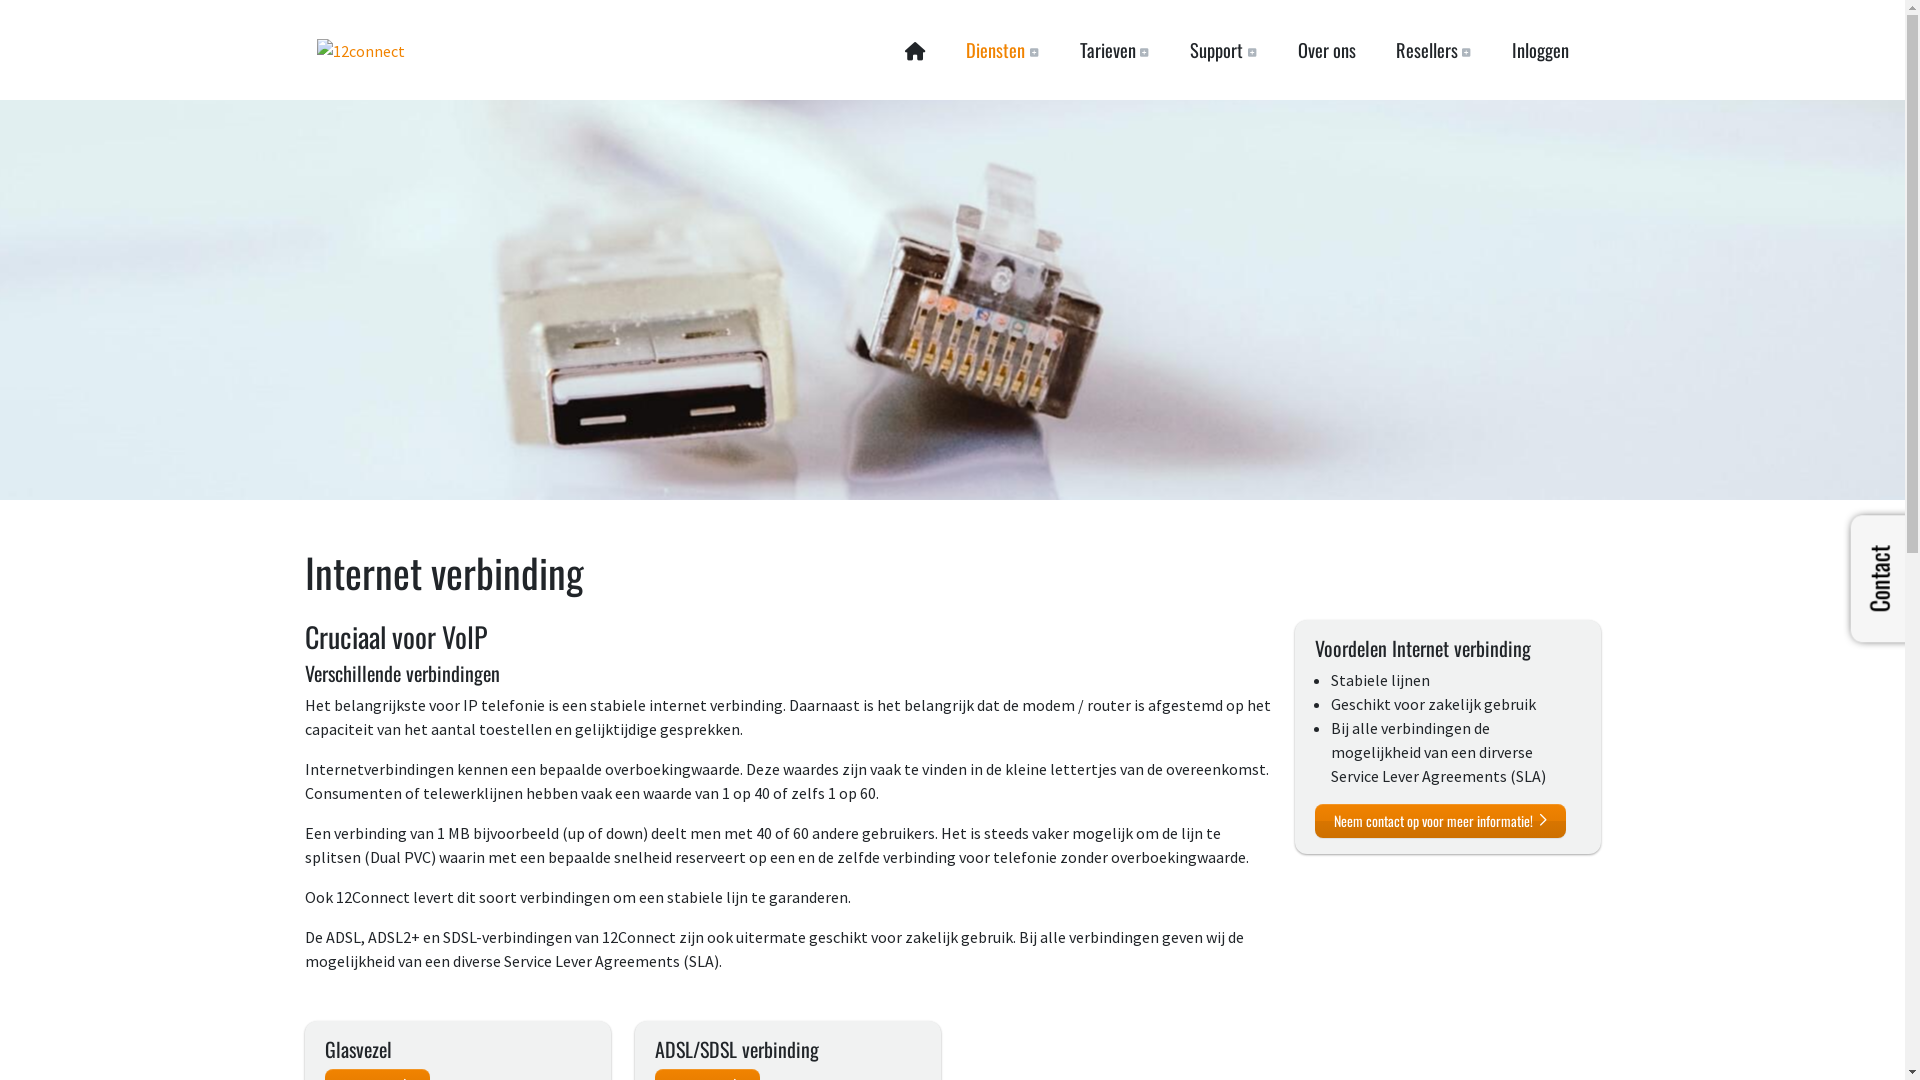 The width and height of the screenshot is (1920, 1080). What do you see at coordinates (1539, 49) in the screenshot?
I see `'Inloggen'` at bounding box center [1539, 49].